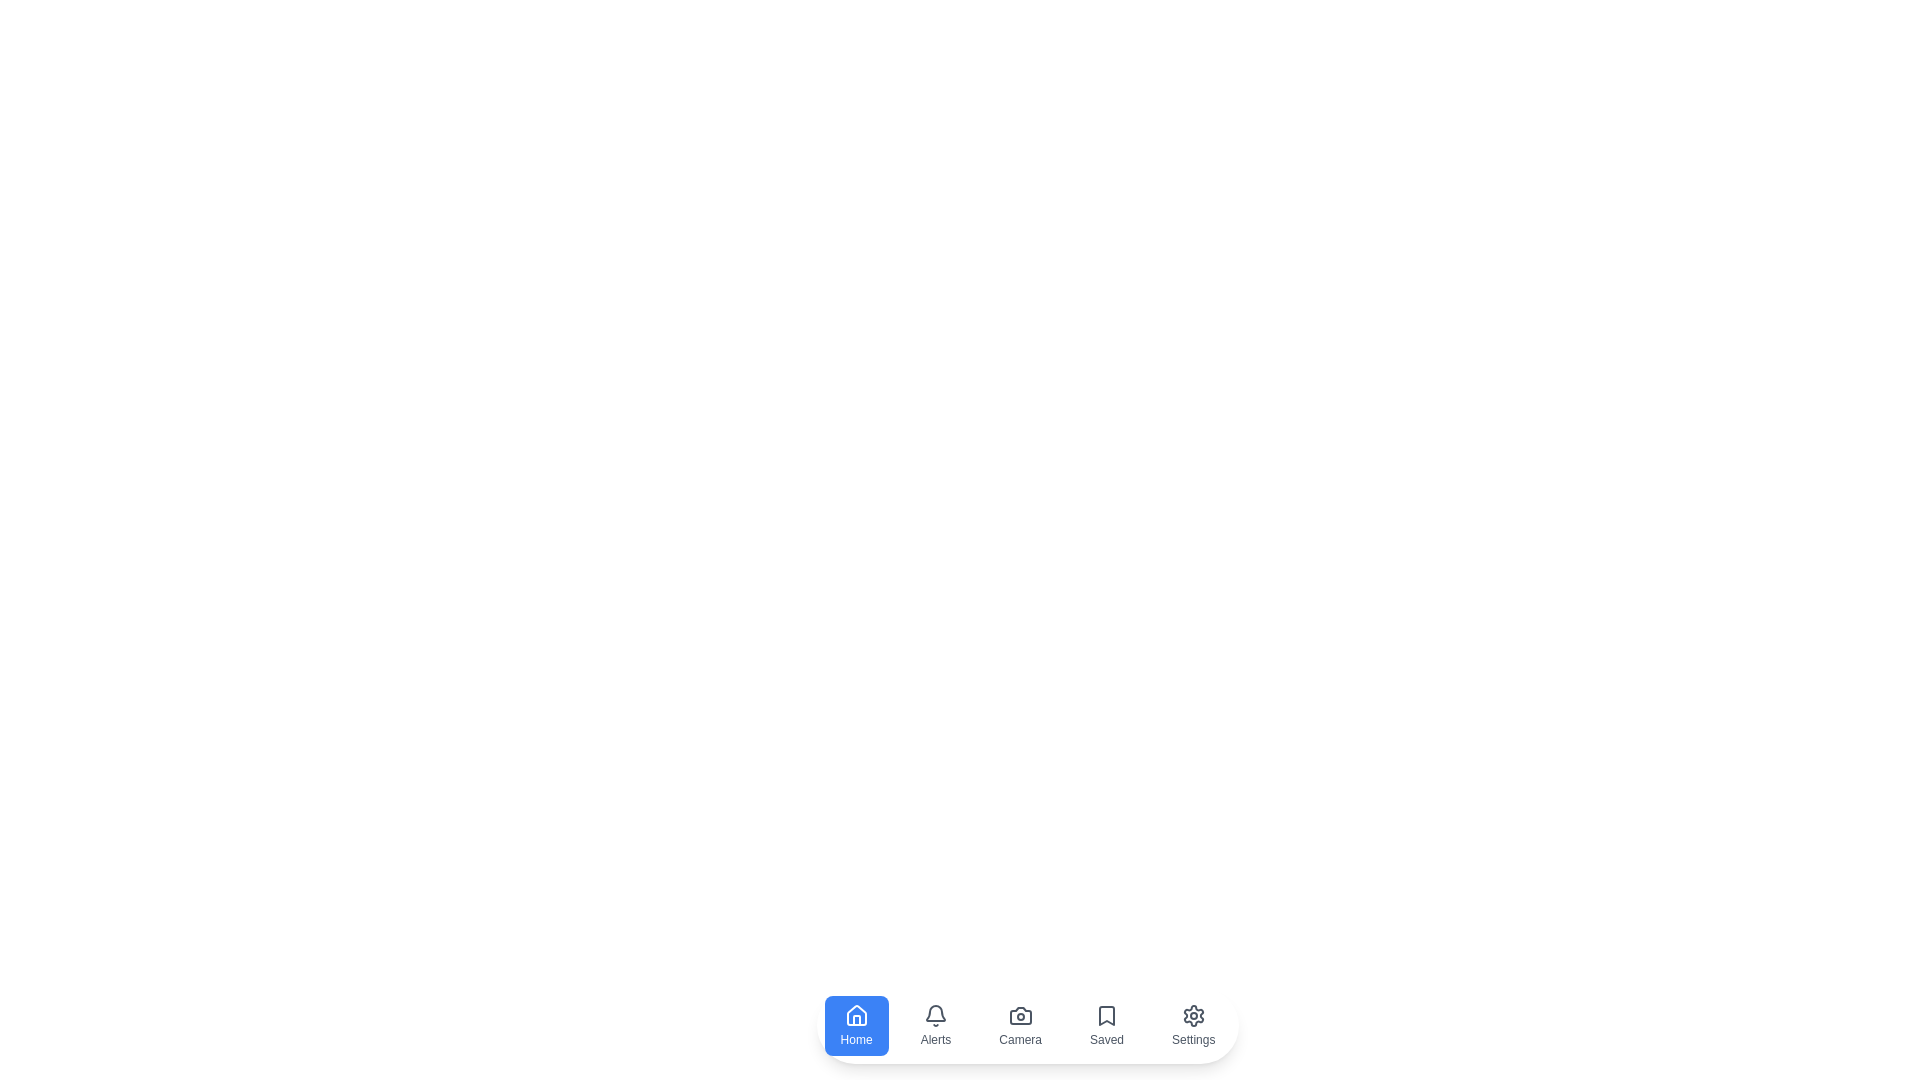 This screenshot has width=1920, height=1080. Describe the element at coordinates (935, 1026) in the screenshot. I see `the navigation item Alerts by clicking on its respective button` at that location.